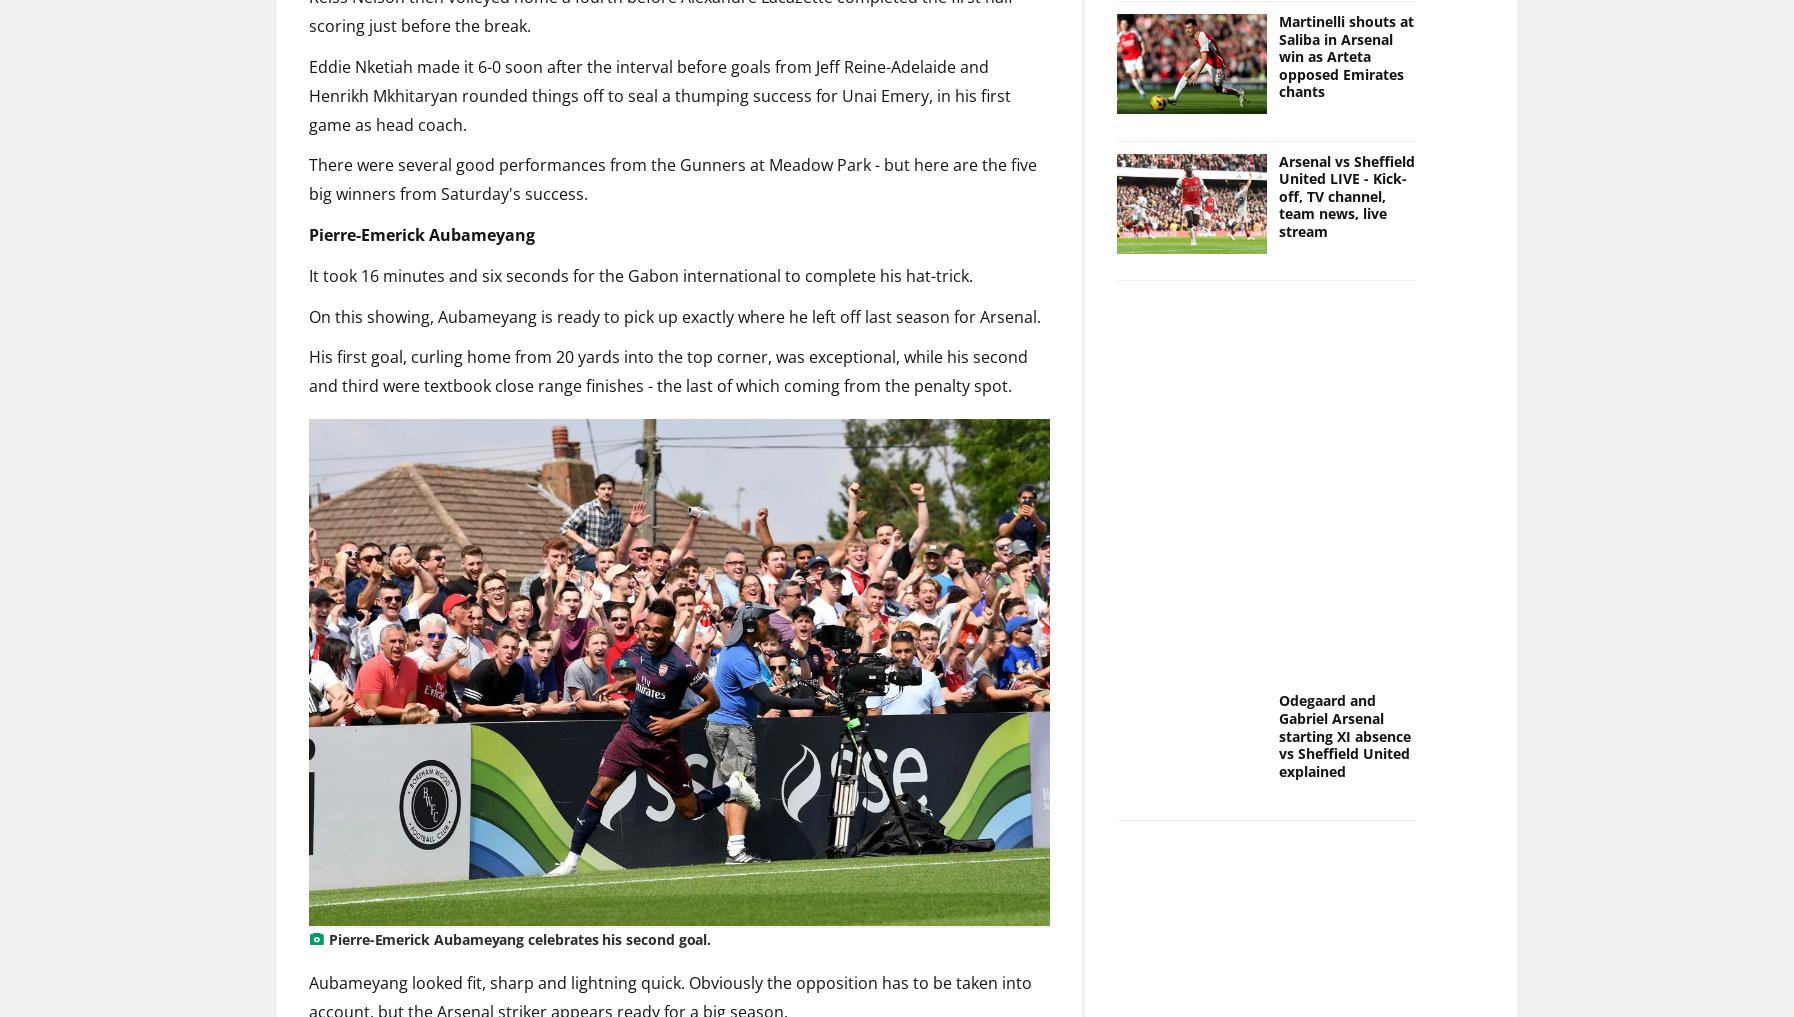  What do you see at coordinates (520, 938) in the screenshot?
I see `'Pierre-Emerick Aubameyang celebrates his second goal.'` at bounding box center [520, 938].